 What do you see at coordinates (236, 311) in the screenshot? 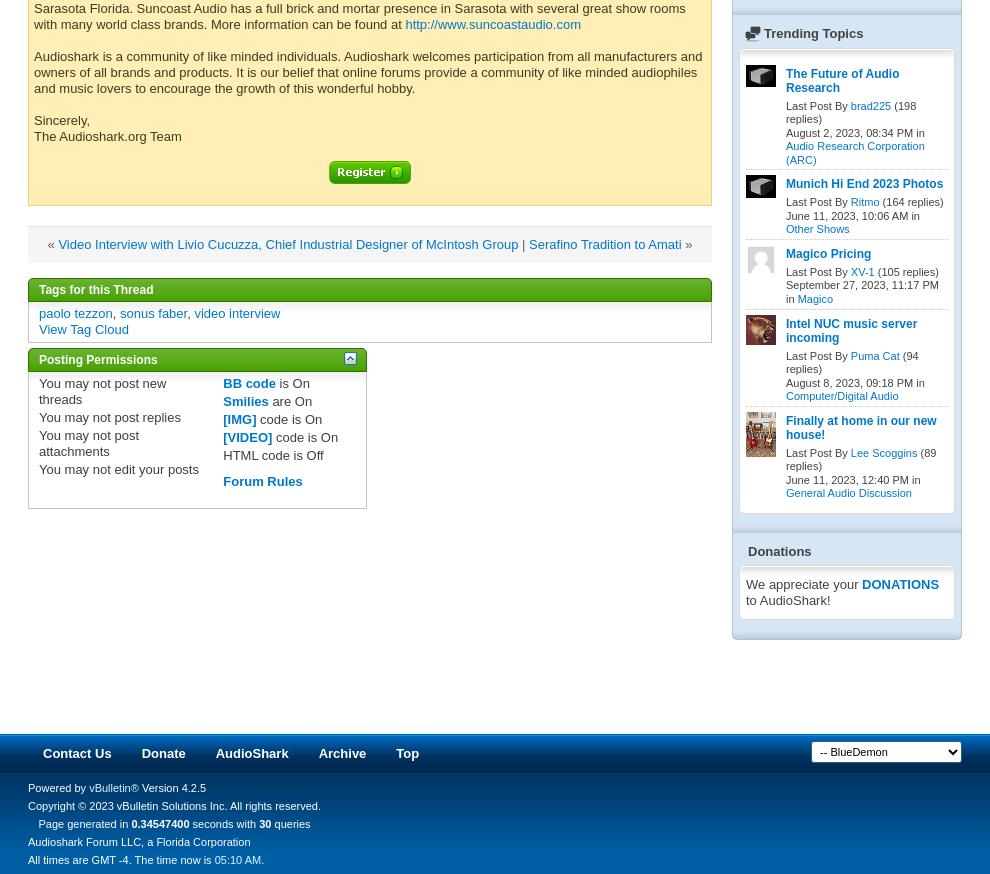
I see `'video interview'` at bounding box center [236, 311].